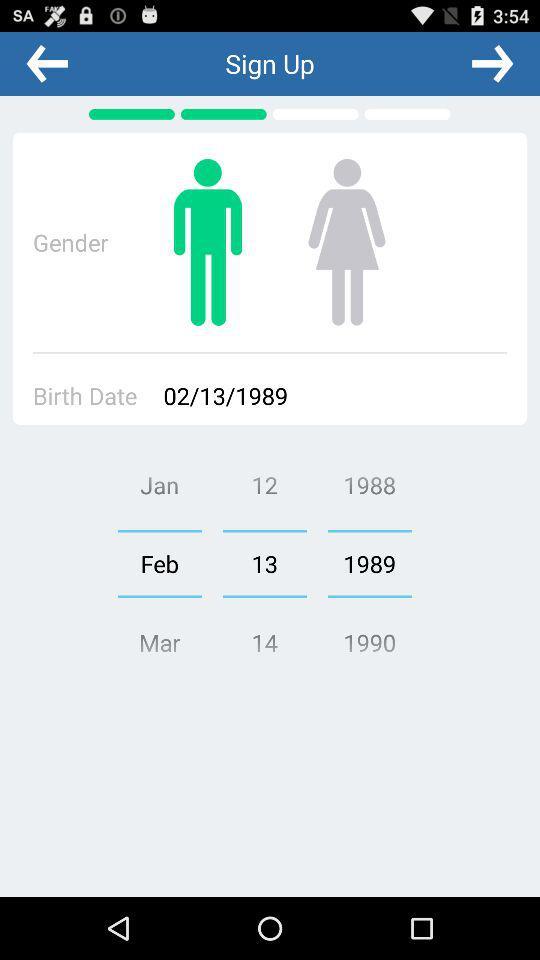 Image resolution: width=540 pixels, height=960 pixels. What do you see at coordinates (207, 241) in the screenshot?
I see `male` at bounding box center [207, 241].